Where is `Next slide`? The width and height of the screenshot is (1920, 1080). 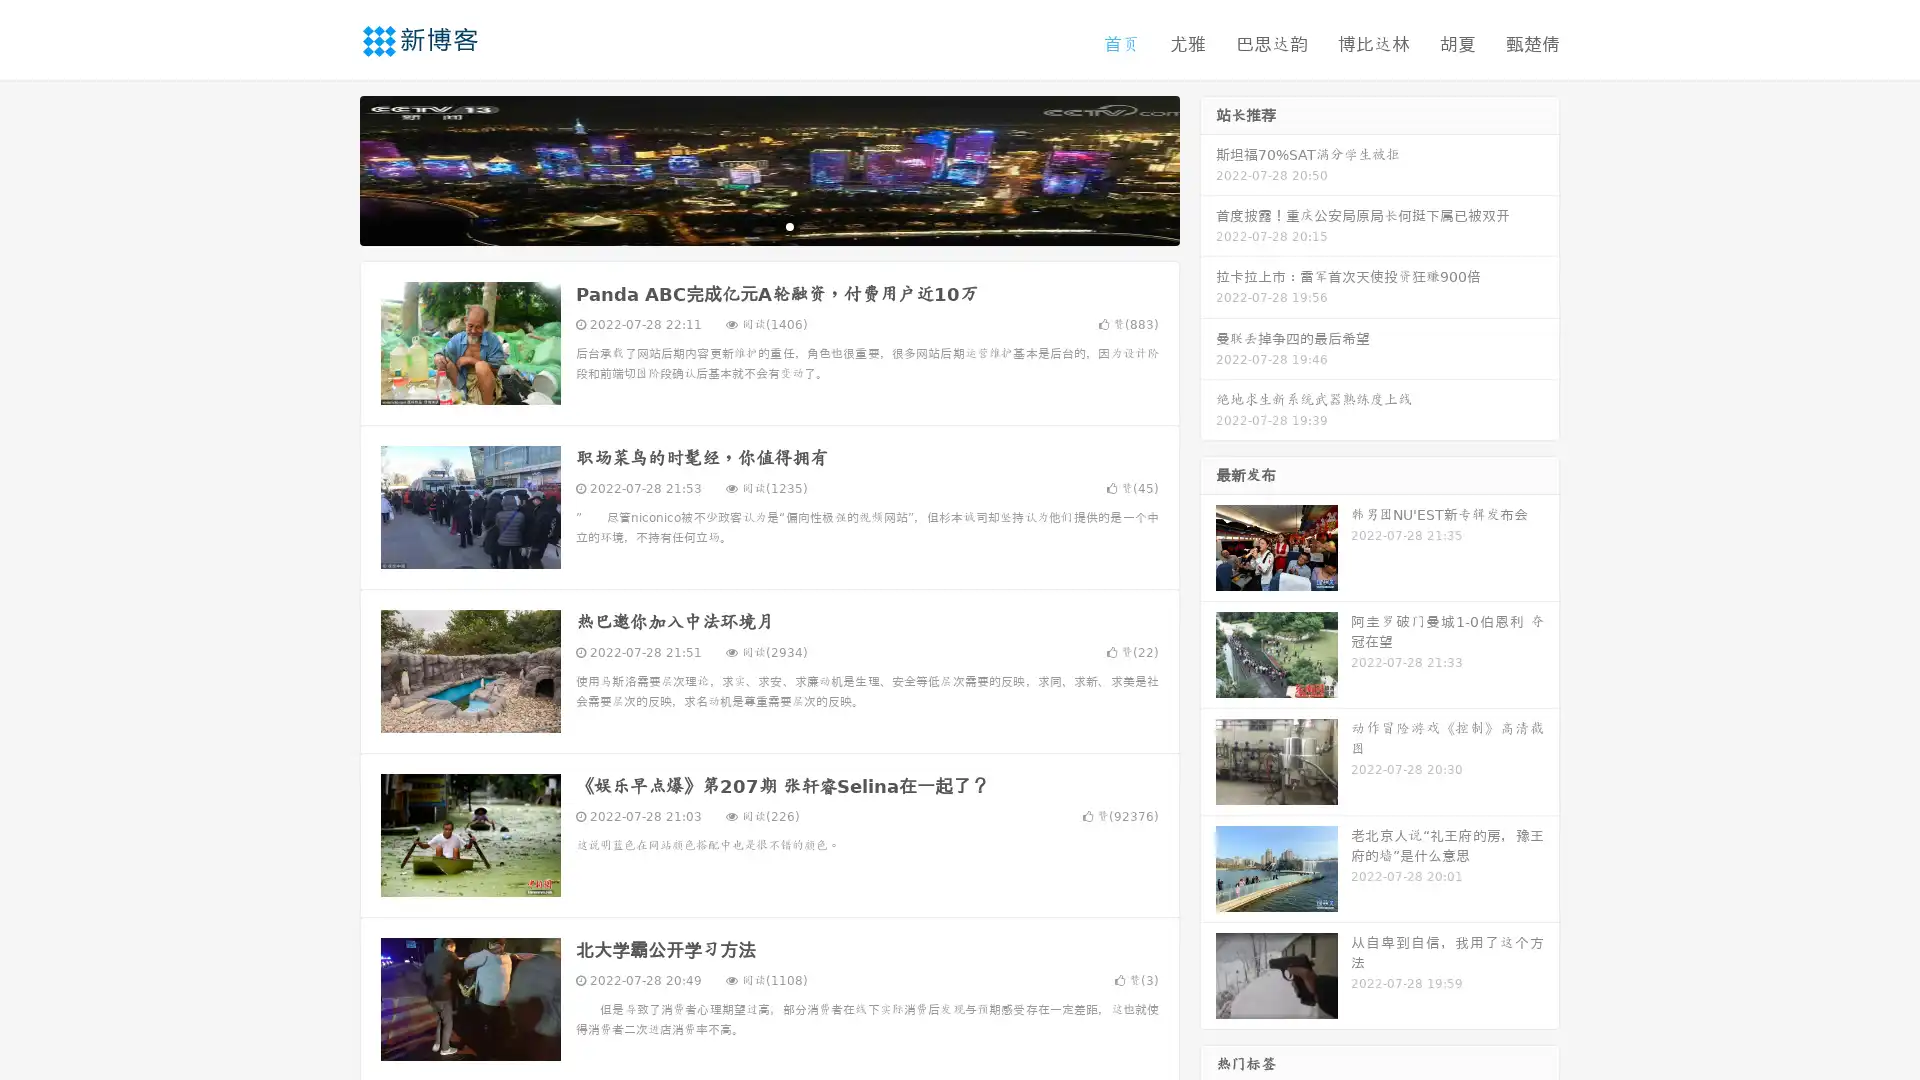
Next slide is located at coordinates (1208, 168).